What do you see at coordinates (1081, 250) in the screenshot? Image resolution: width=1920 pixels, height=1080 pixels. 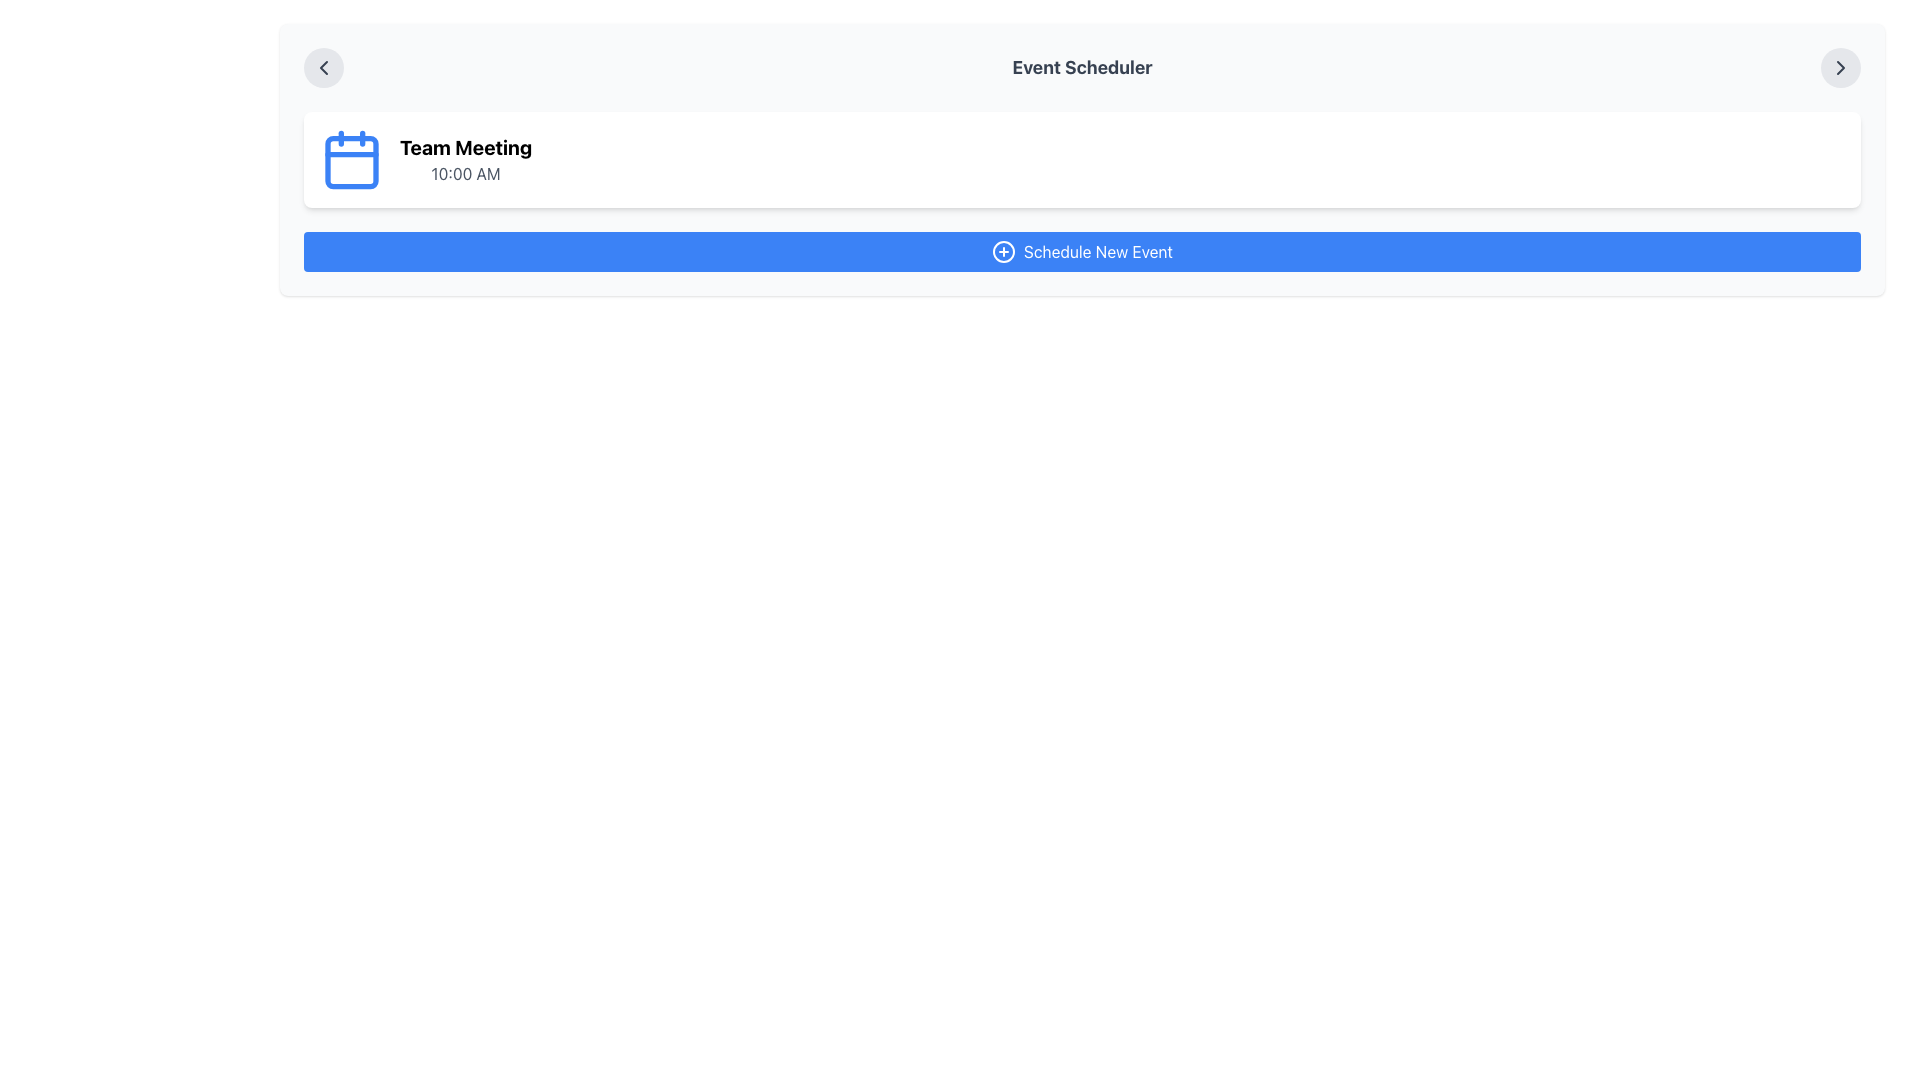 I see `the button located at the bottom of the 'Event Scheduler' section to schedule a new event` at bounding box center [1081, 250].